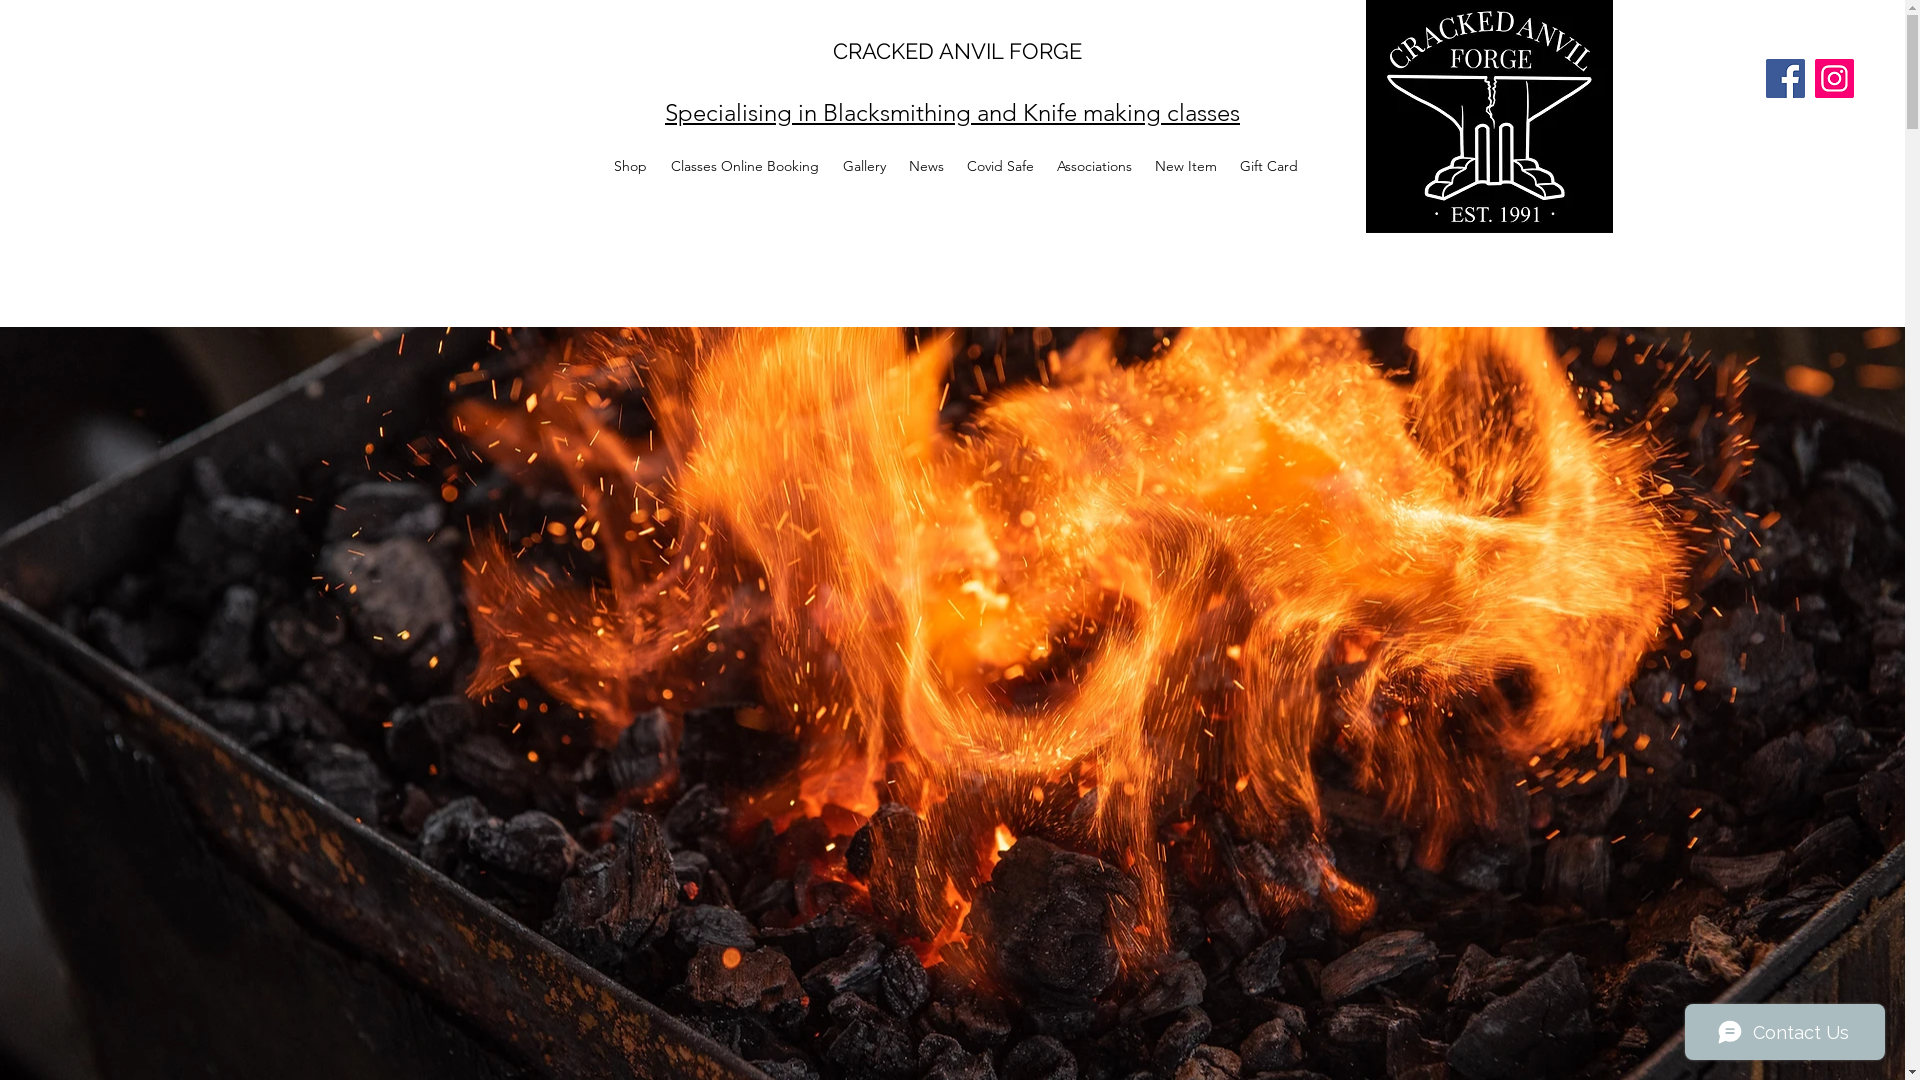 This screenshot has width=1920, height=1080. What do you see at coordinates (1001, 164) in the screenshot?
I see `'Covid Safe'` at bounding box center [1001, 164].